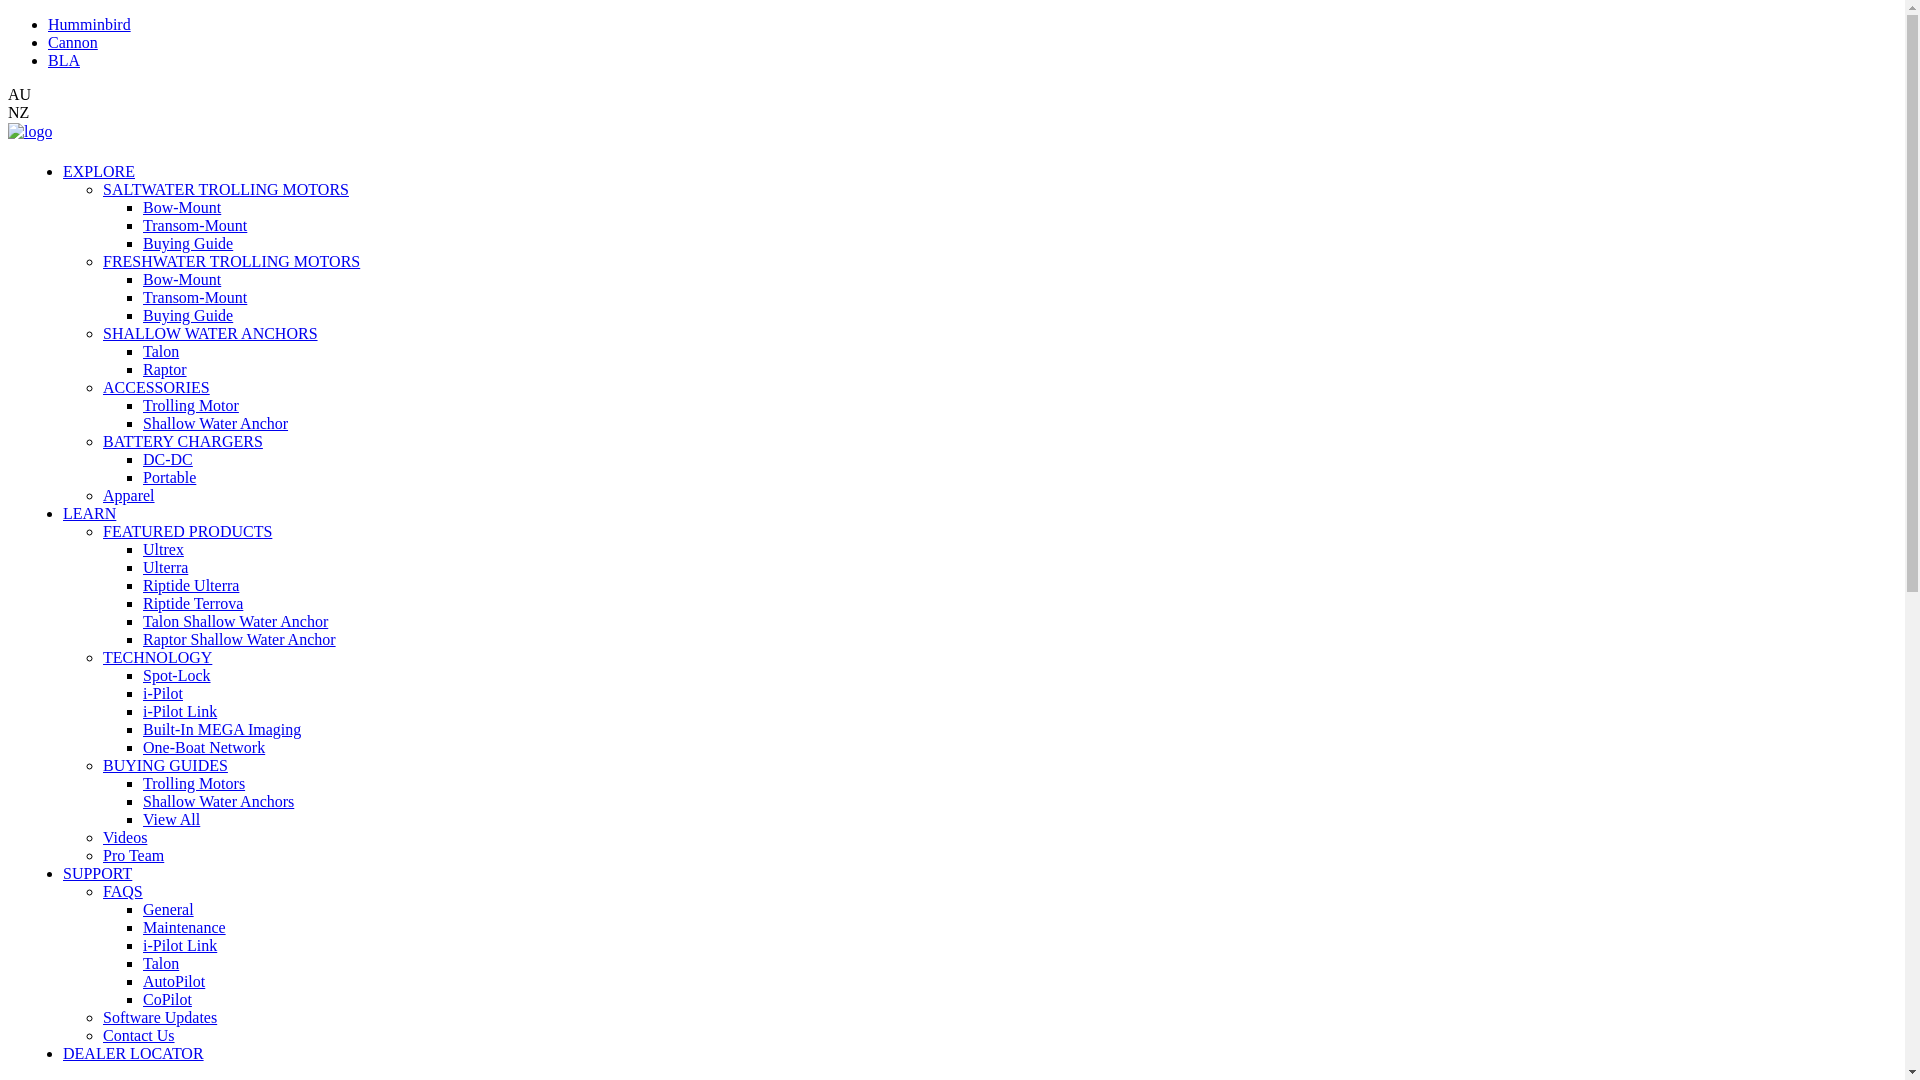  What do you see at coordinates (168, 909) in the screenshot?
I see `'General'` at bounding box center [168, 909].